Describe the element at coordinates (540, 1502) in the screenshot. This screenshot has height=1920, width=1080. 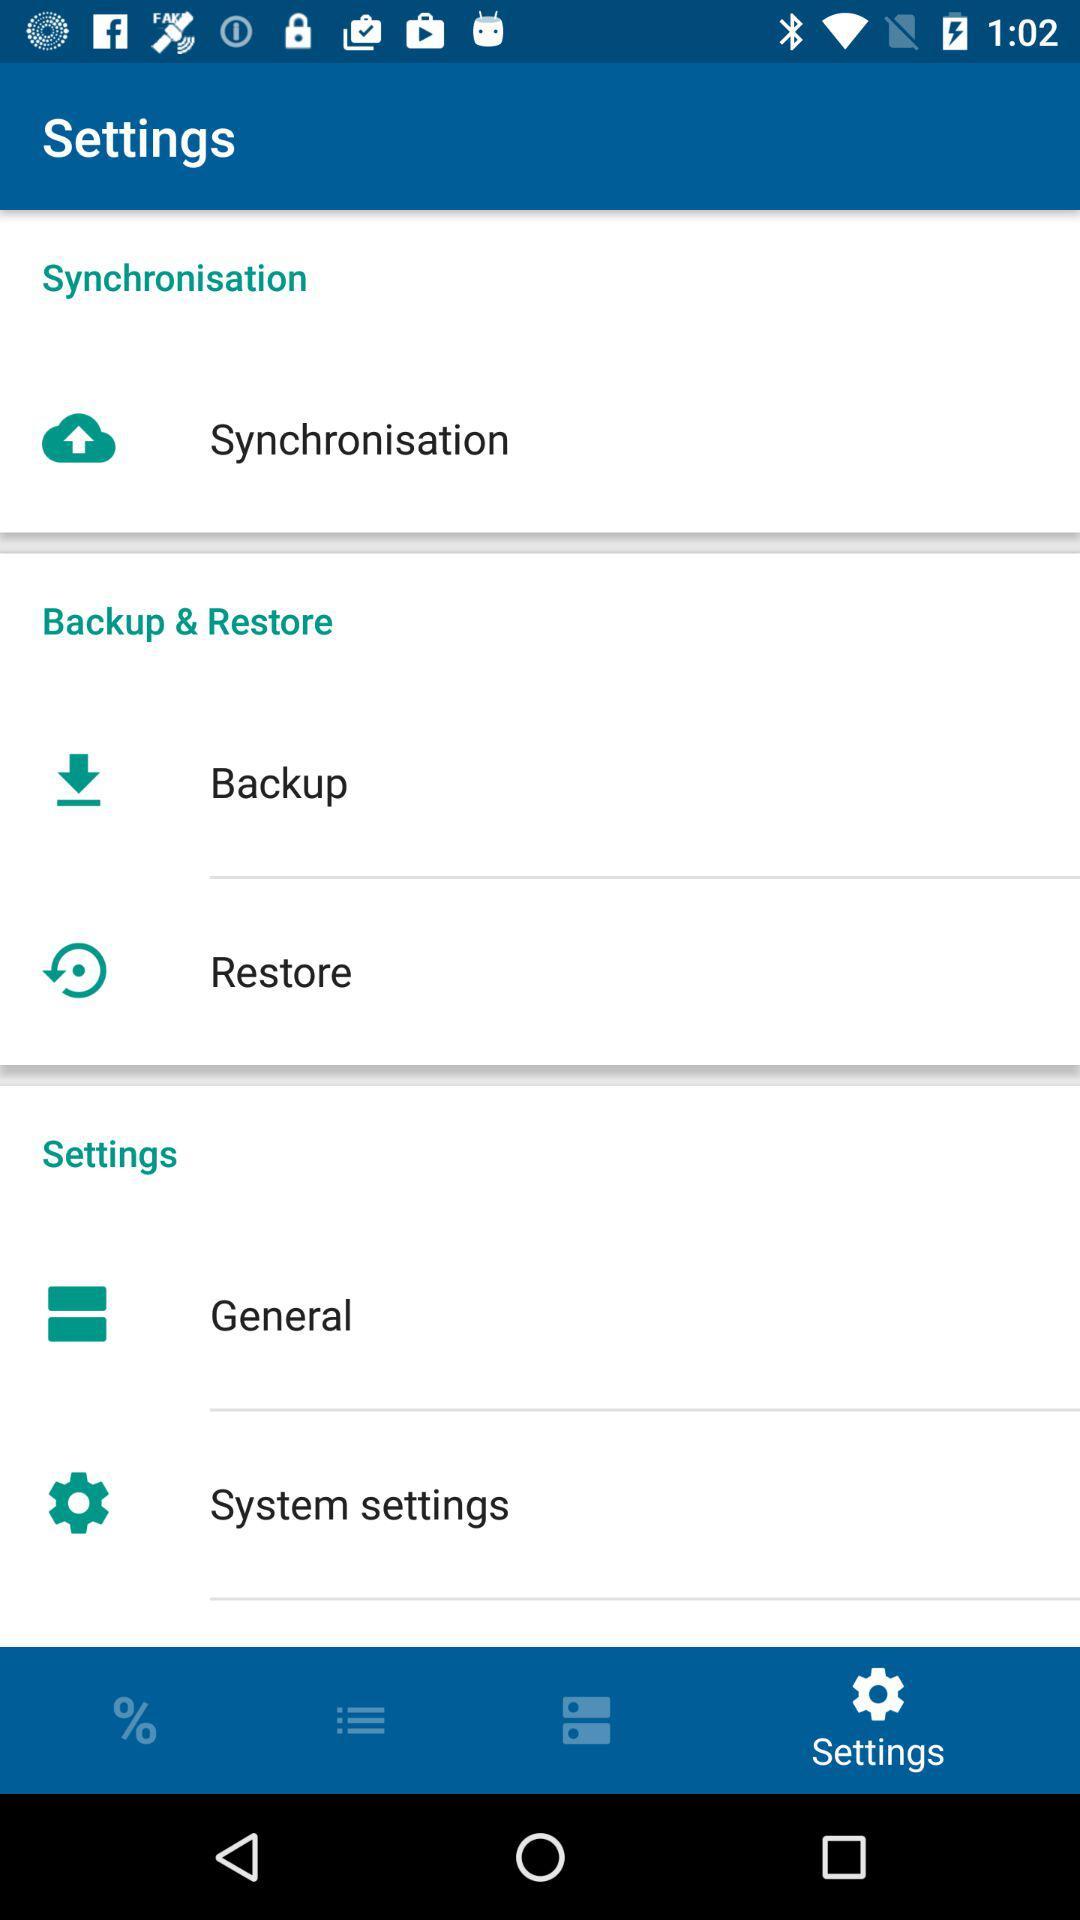
I see `the item below the general item` at that location.